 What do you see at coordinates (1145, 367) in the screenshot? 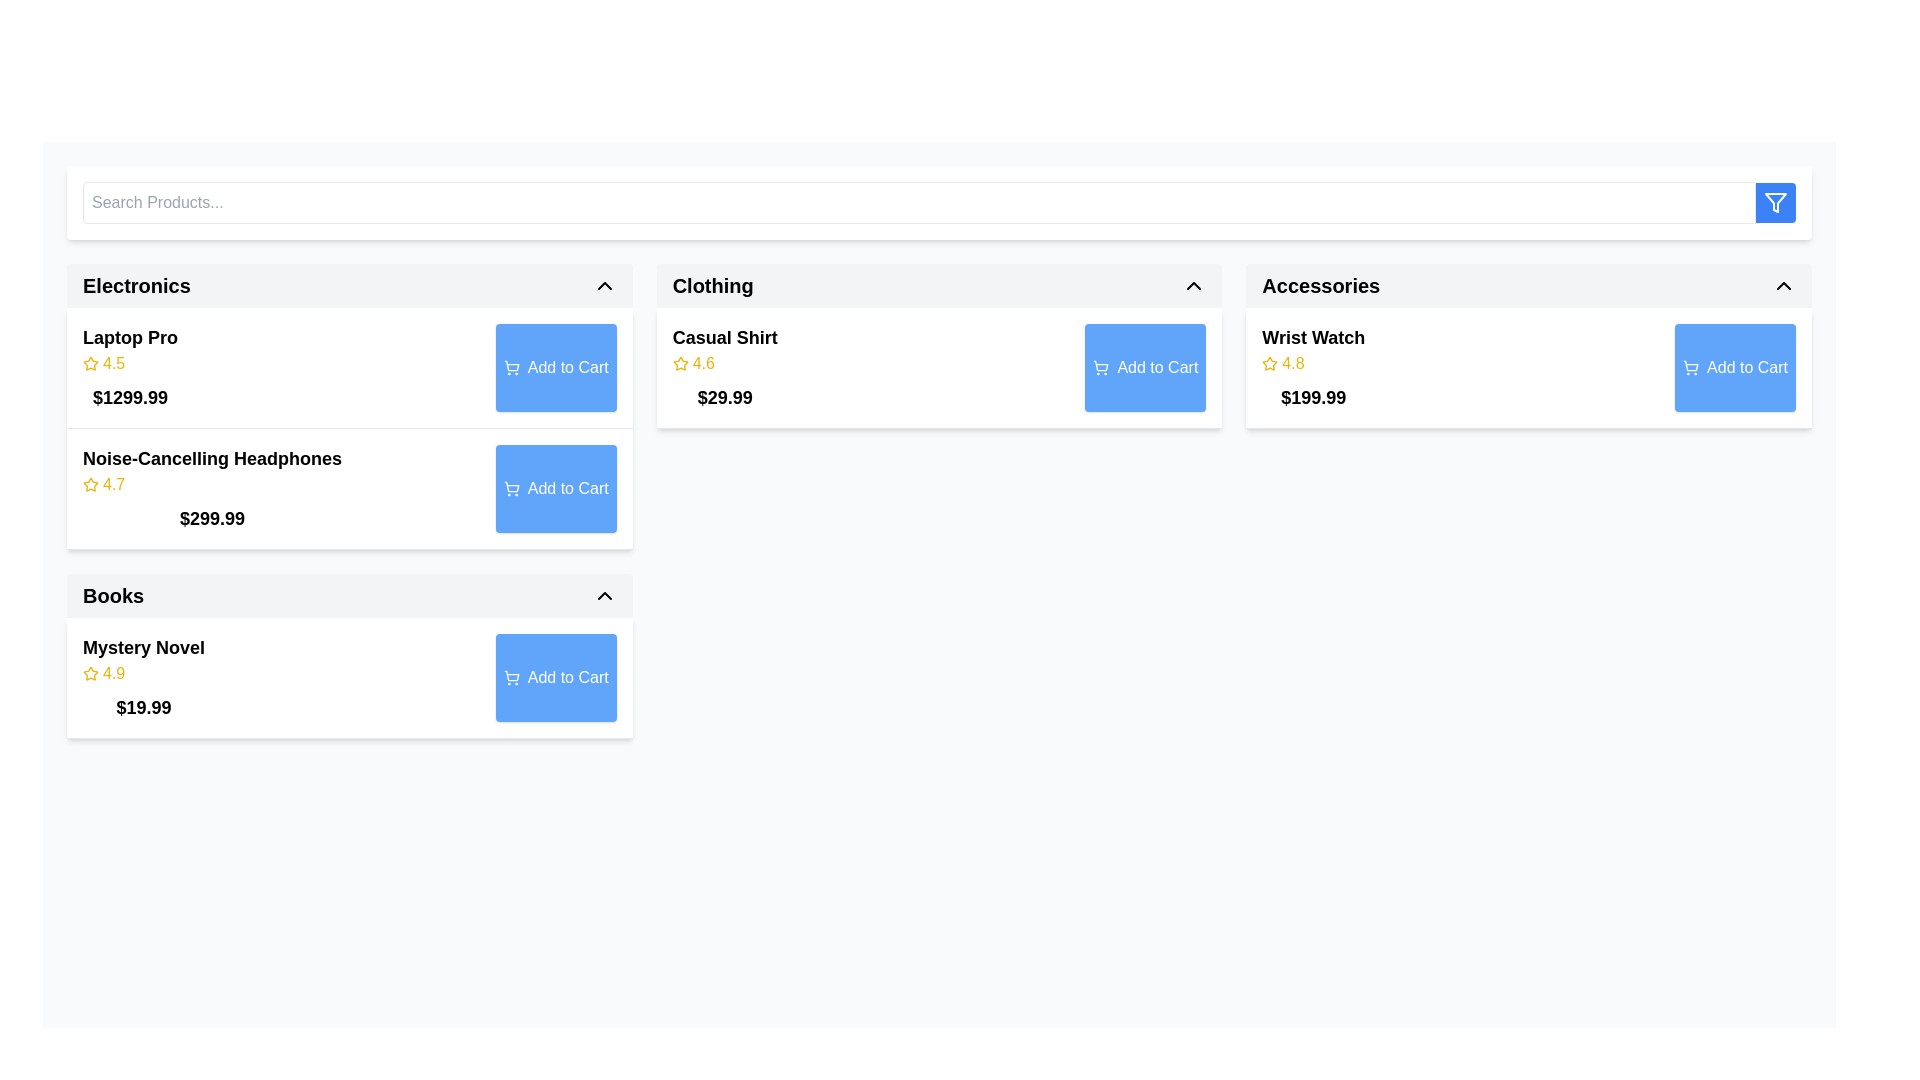
I see `the button located in the 'Clothing' section` at bounding box center [1145, 367].